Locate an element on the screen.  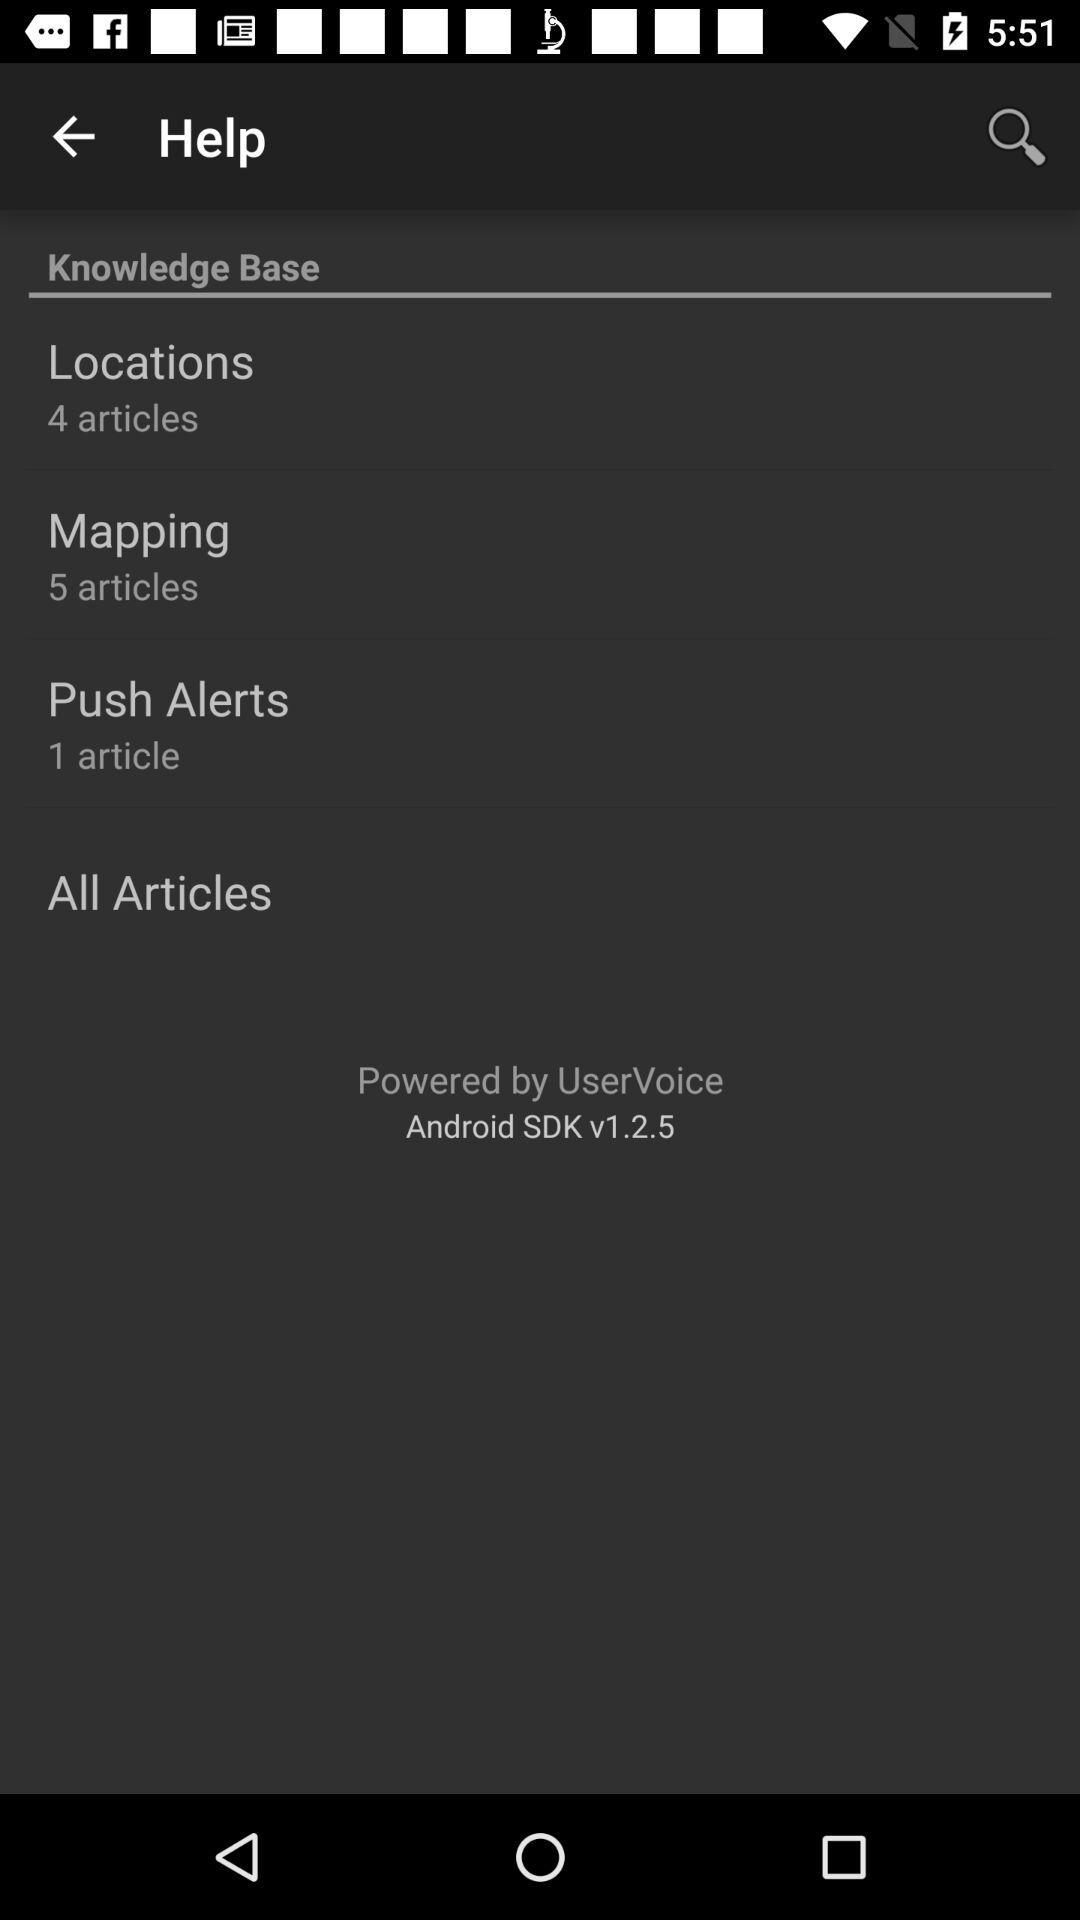
the powered by uservoice icon is located at coordinates (540, 1078).